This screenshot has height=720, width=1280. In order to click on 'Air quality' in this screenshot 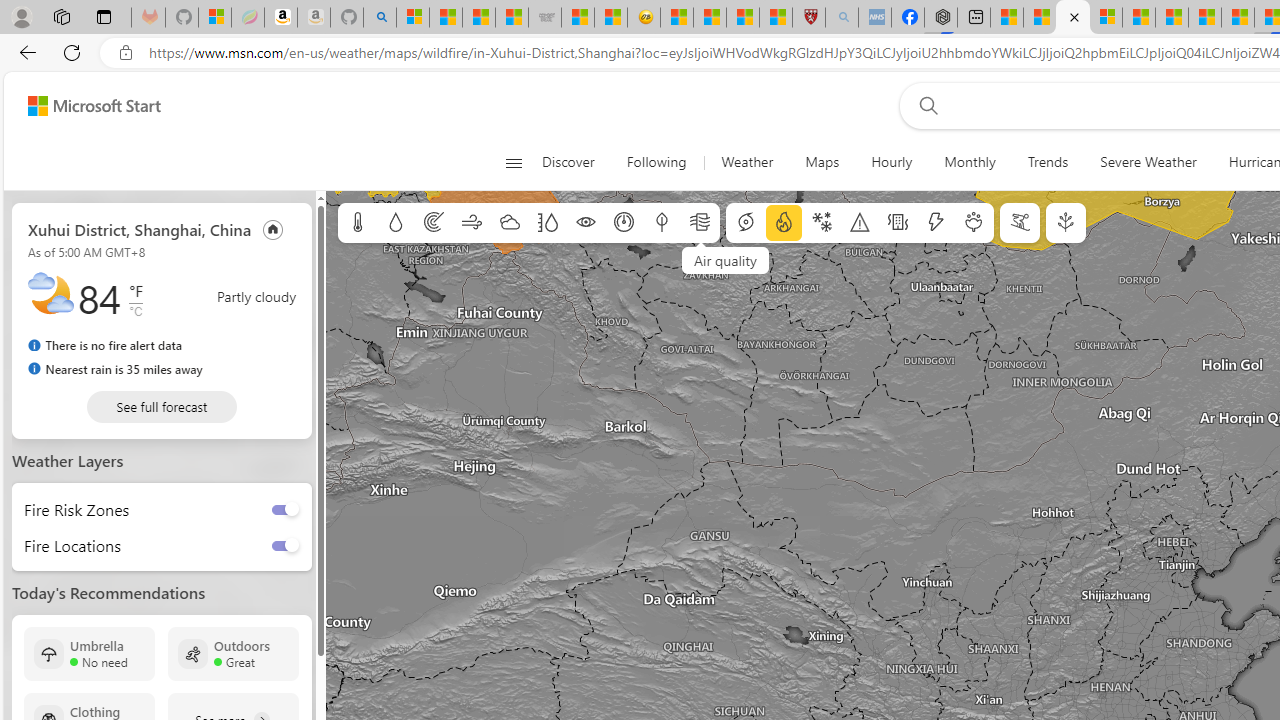, I will do `click(700, 223)`.